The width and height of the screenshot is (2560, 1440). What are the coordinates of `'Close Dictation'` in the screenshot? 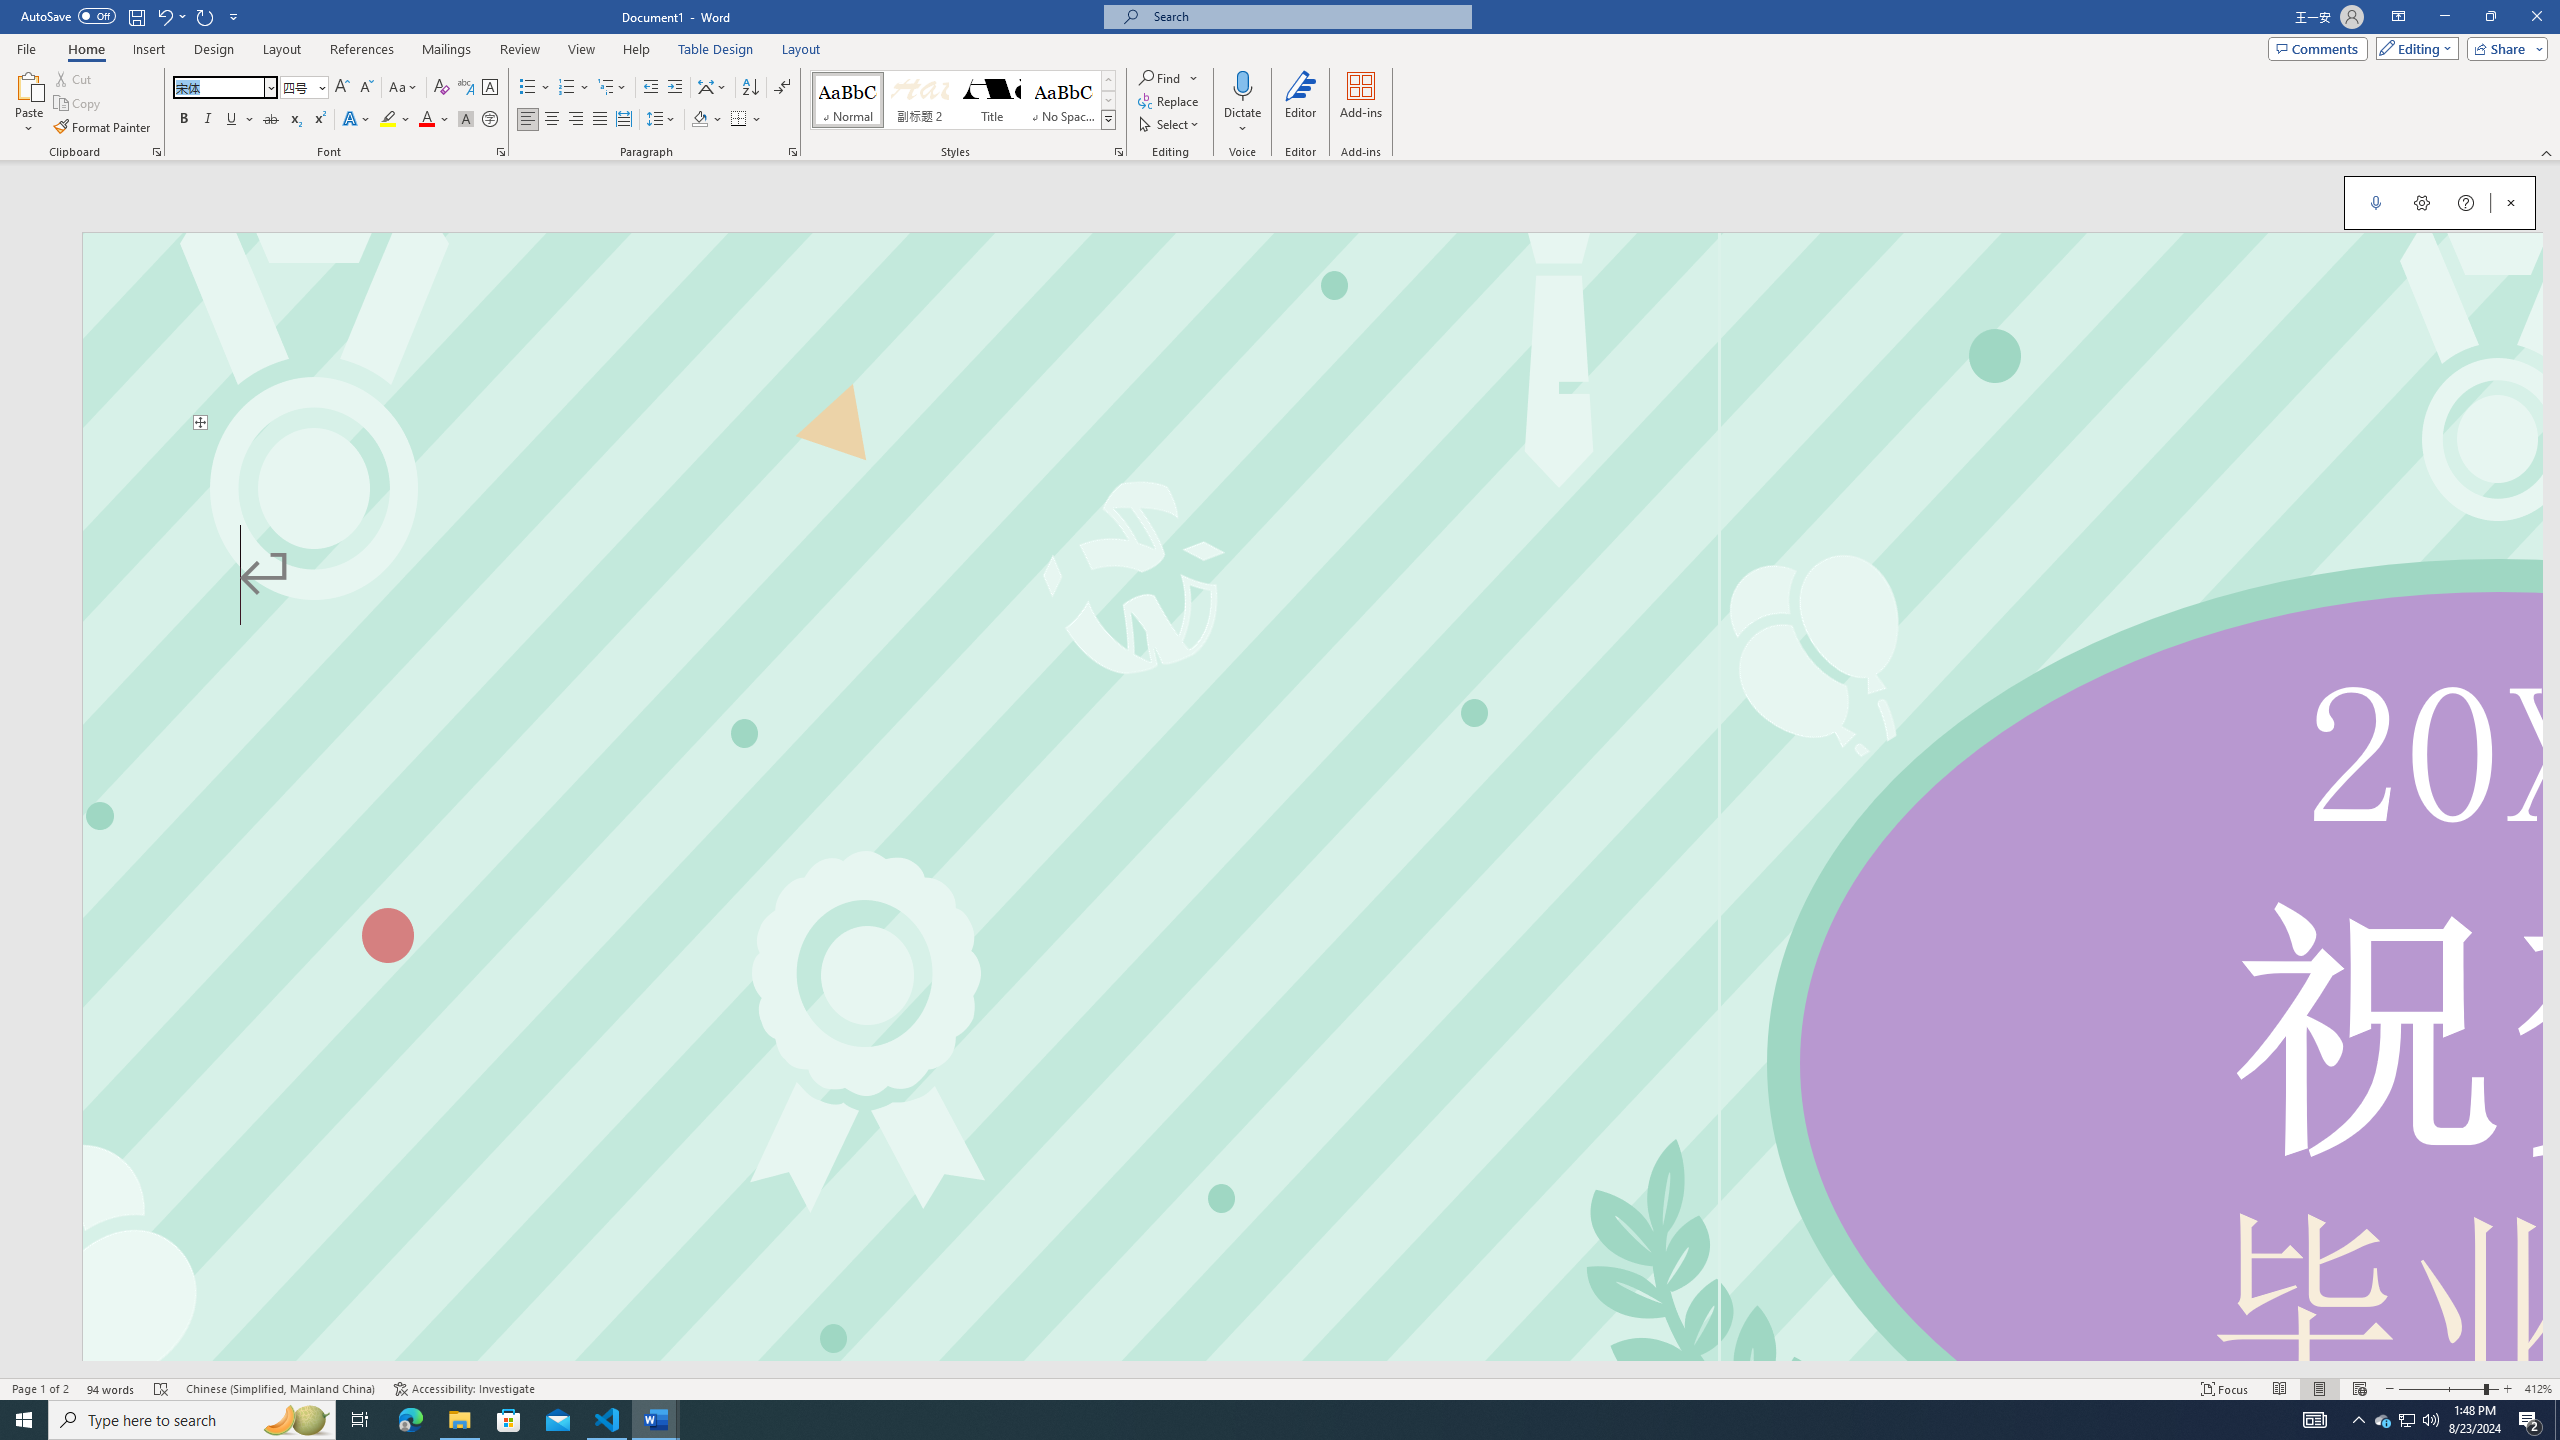 It's located at (2511, 202).